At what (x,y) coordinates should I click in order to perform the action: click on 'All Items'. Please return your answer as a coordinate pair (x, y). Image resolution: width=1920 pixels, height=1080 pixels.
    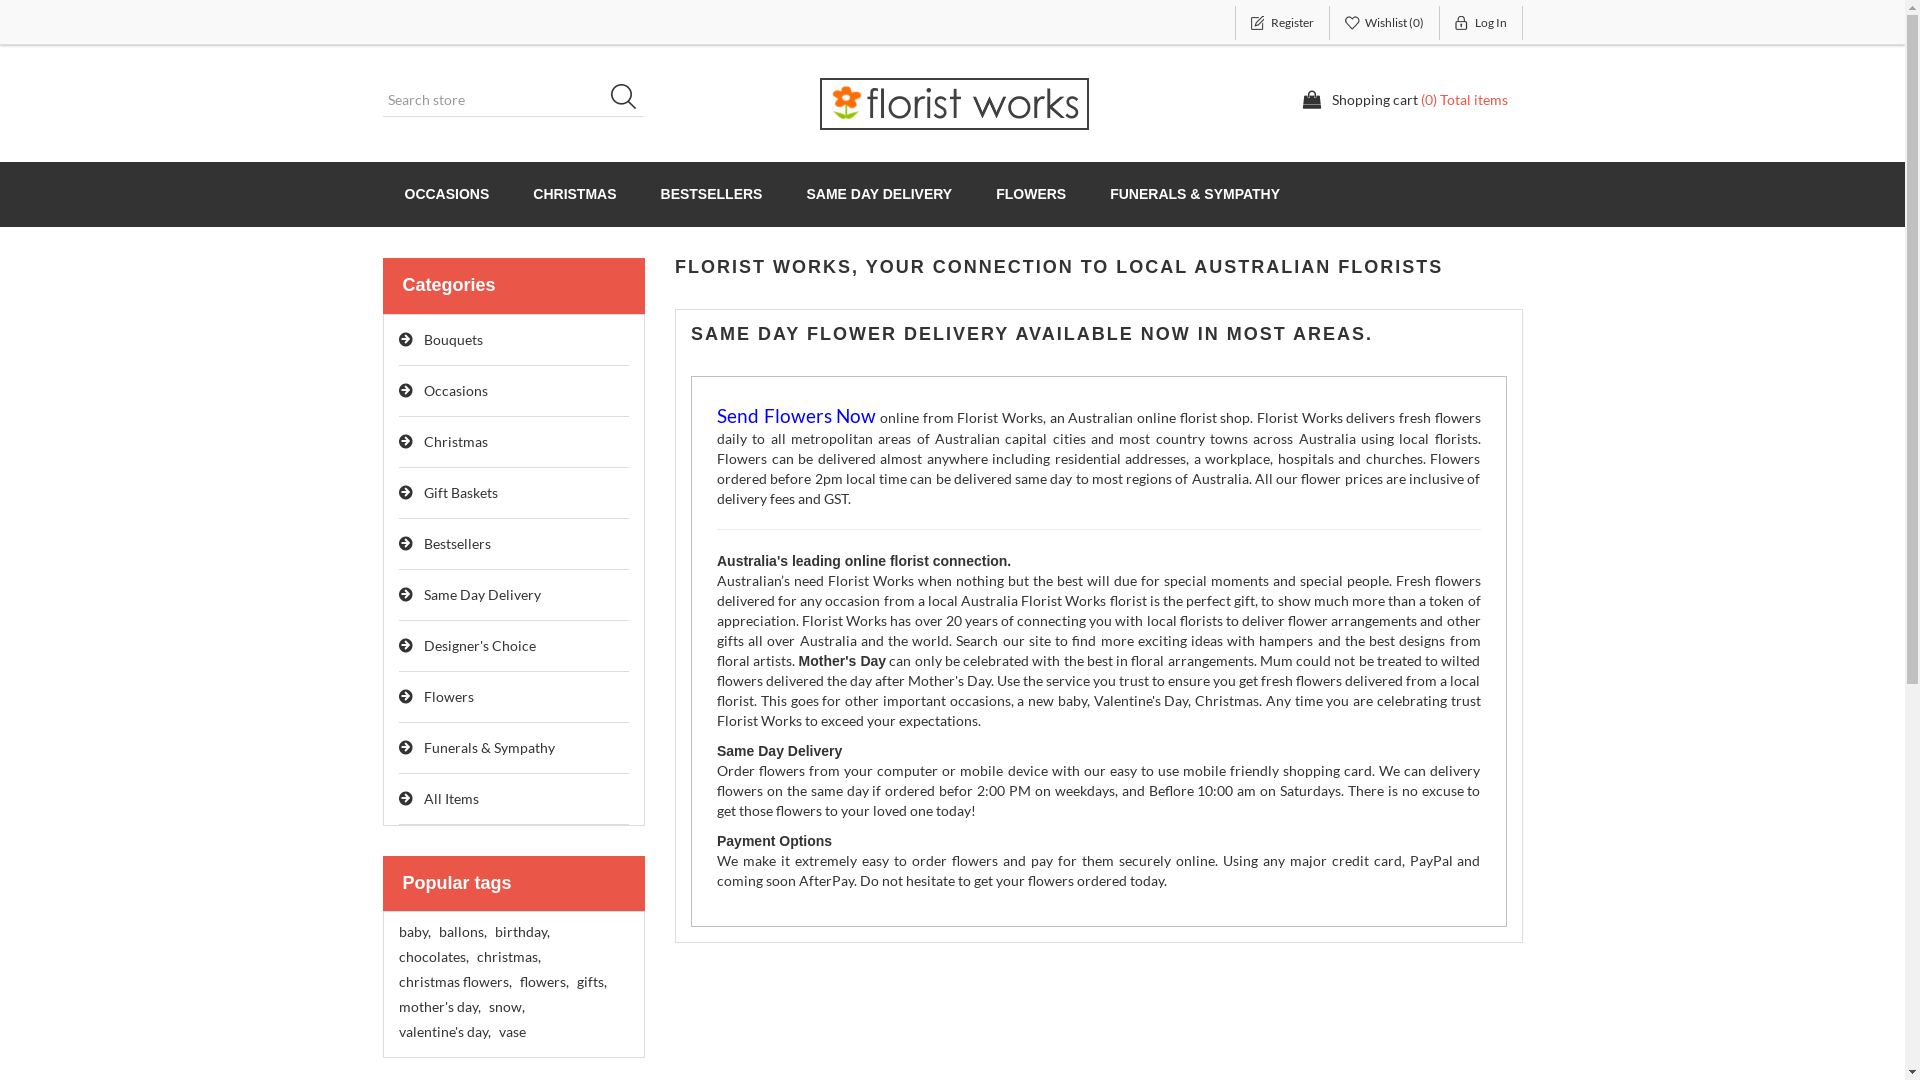
    Looking at the image, I should click on (513, 798).